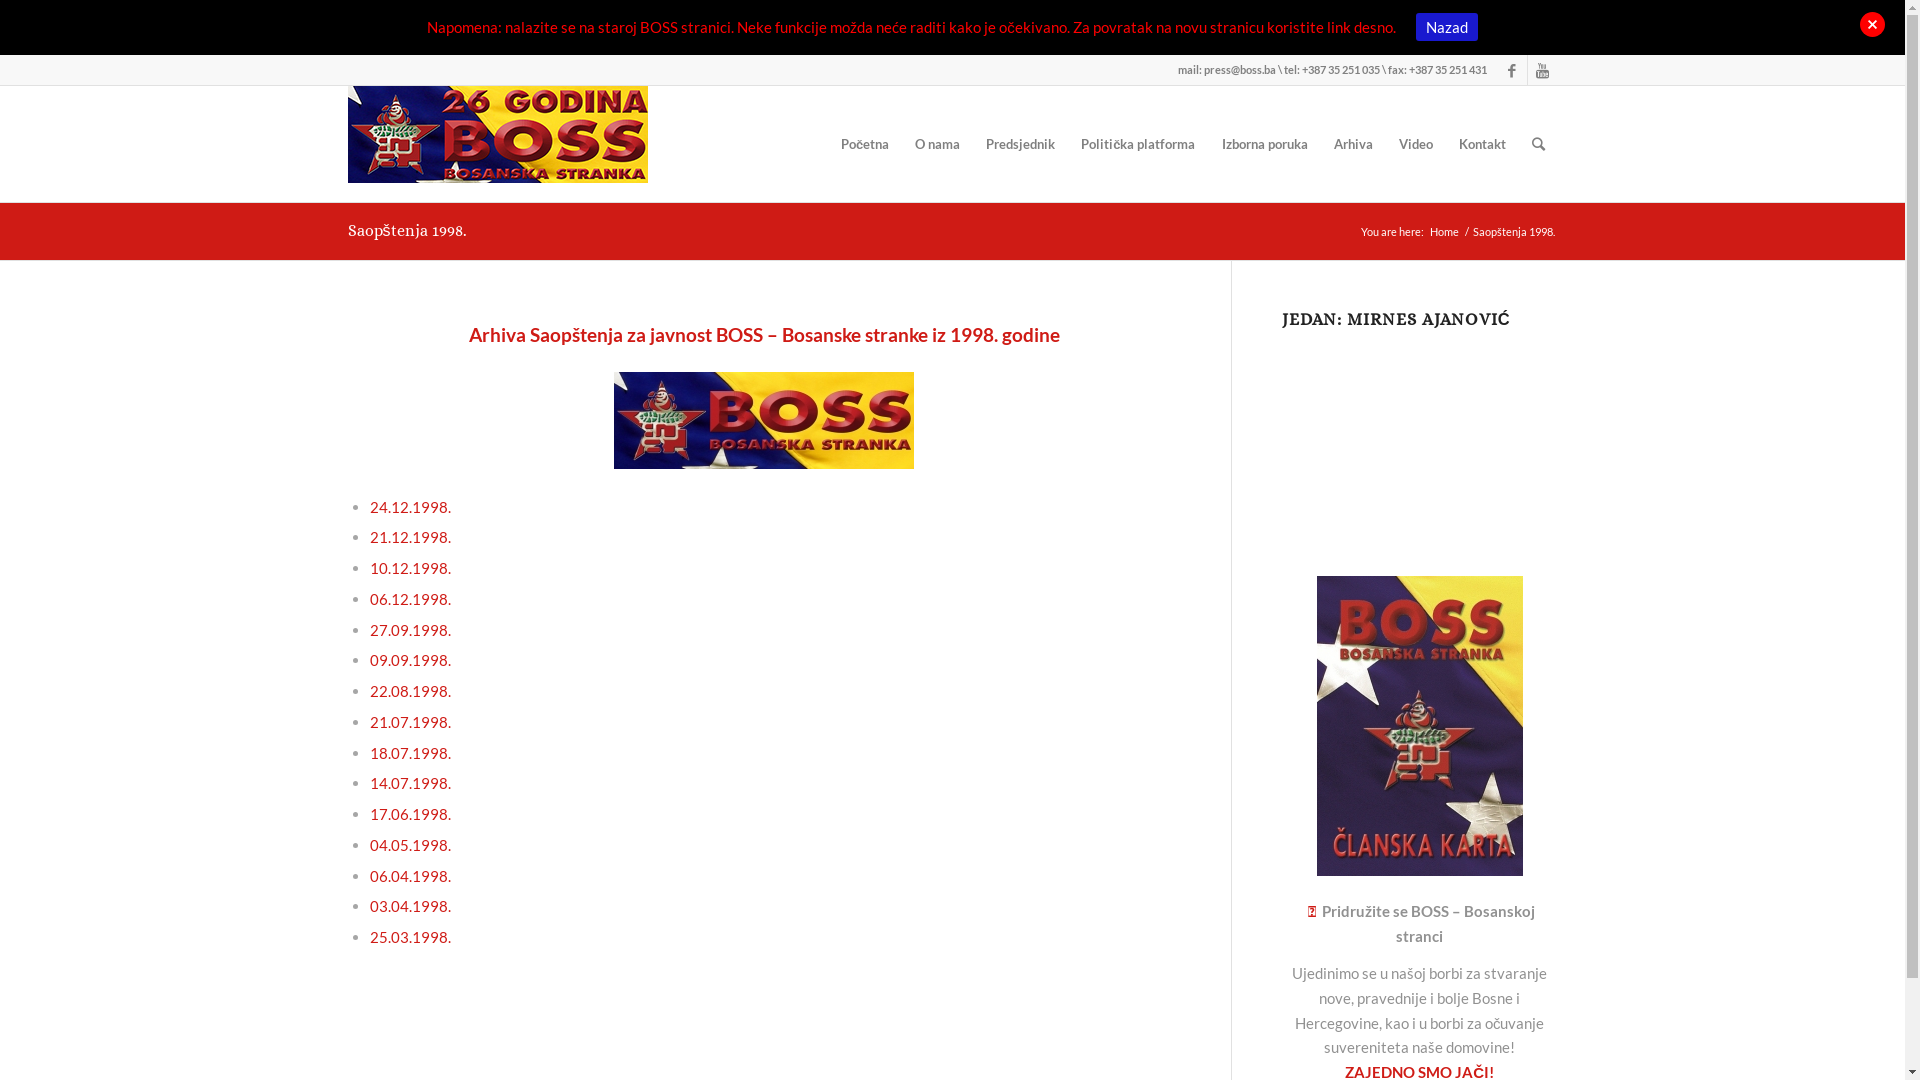  I want to click on '06.04.1998.', so click(409, 874).